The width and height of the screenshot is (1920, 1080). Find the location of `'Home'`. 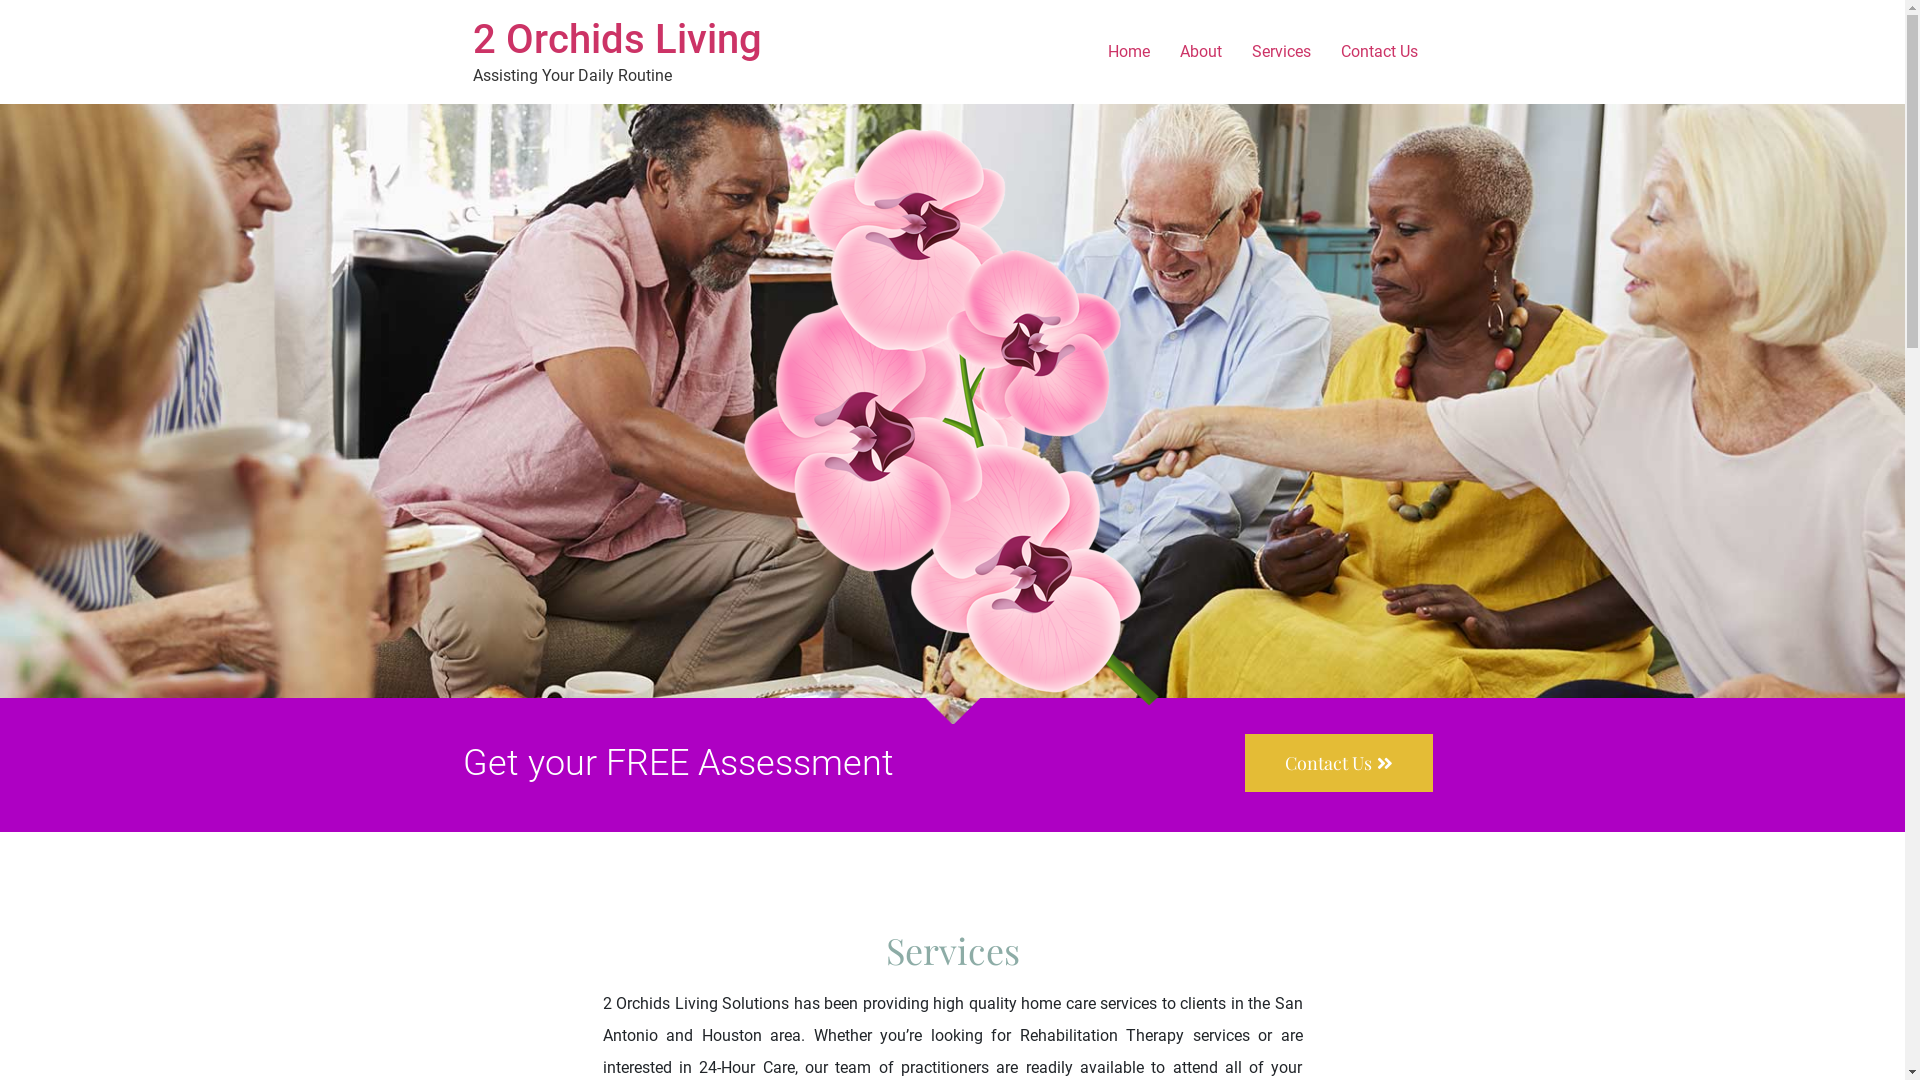

'Home' is located at coordinates (1128, 50).